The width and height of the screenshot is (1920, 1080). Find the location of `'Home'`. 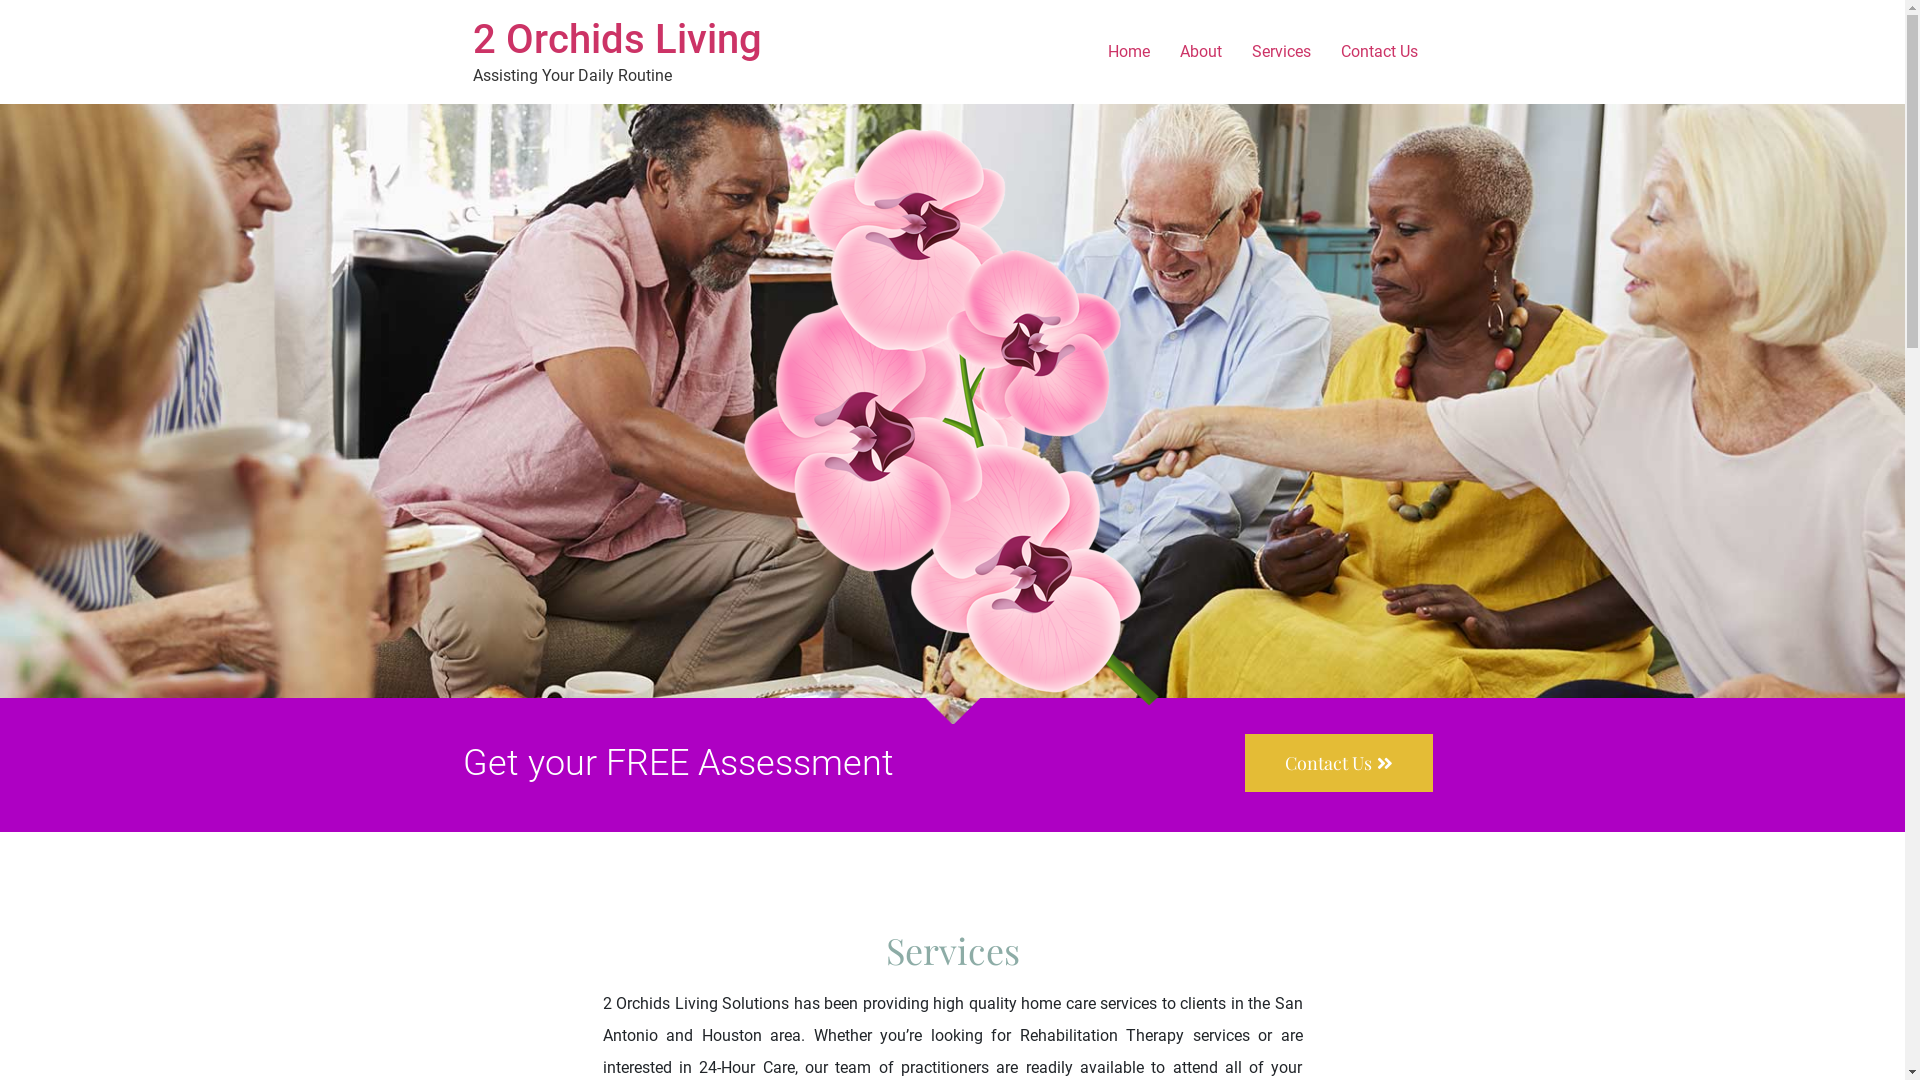

'Home' is located at coordinates (1128, 50).